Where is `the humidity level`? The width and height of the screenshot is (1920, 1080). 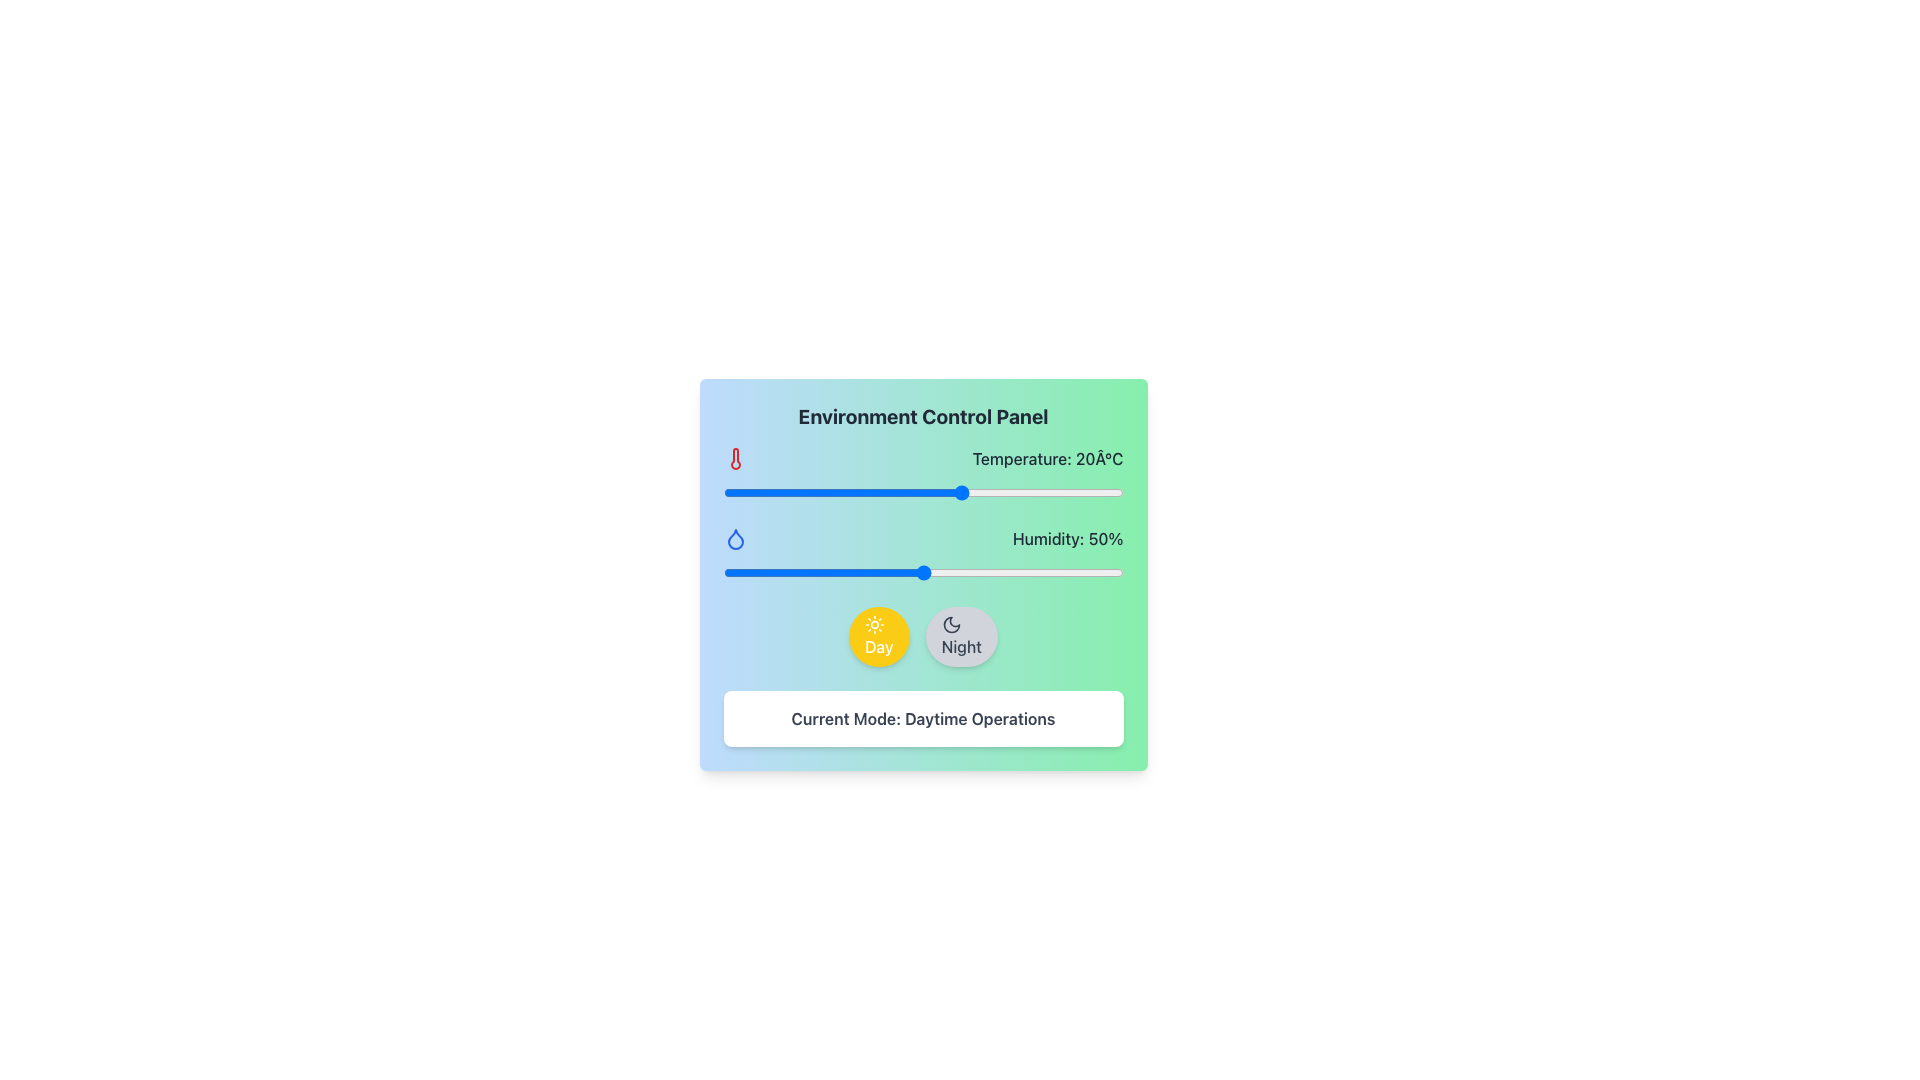 the humidity level is located at coordinates (1050, 573).